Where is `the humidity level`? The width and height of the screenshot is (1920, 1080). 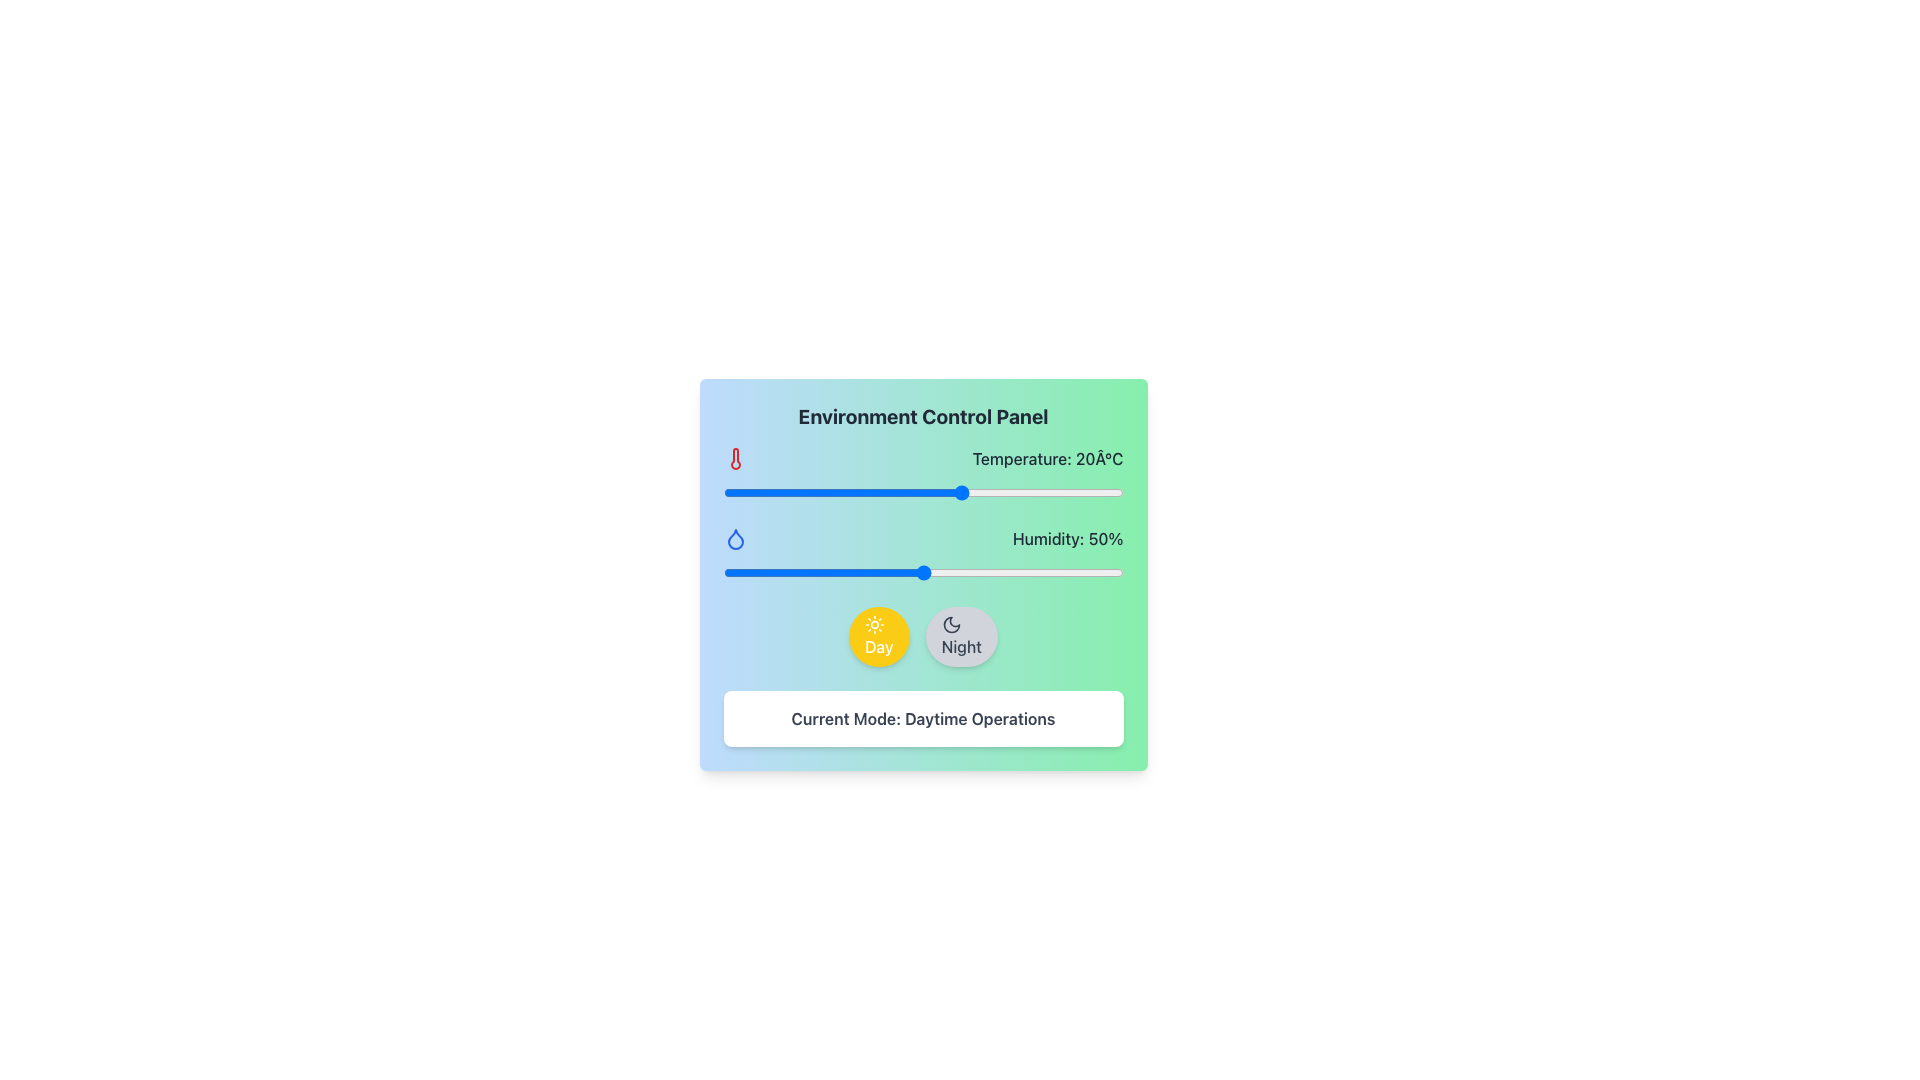 the humidity level is located at coordinates (1050, 573).